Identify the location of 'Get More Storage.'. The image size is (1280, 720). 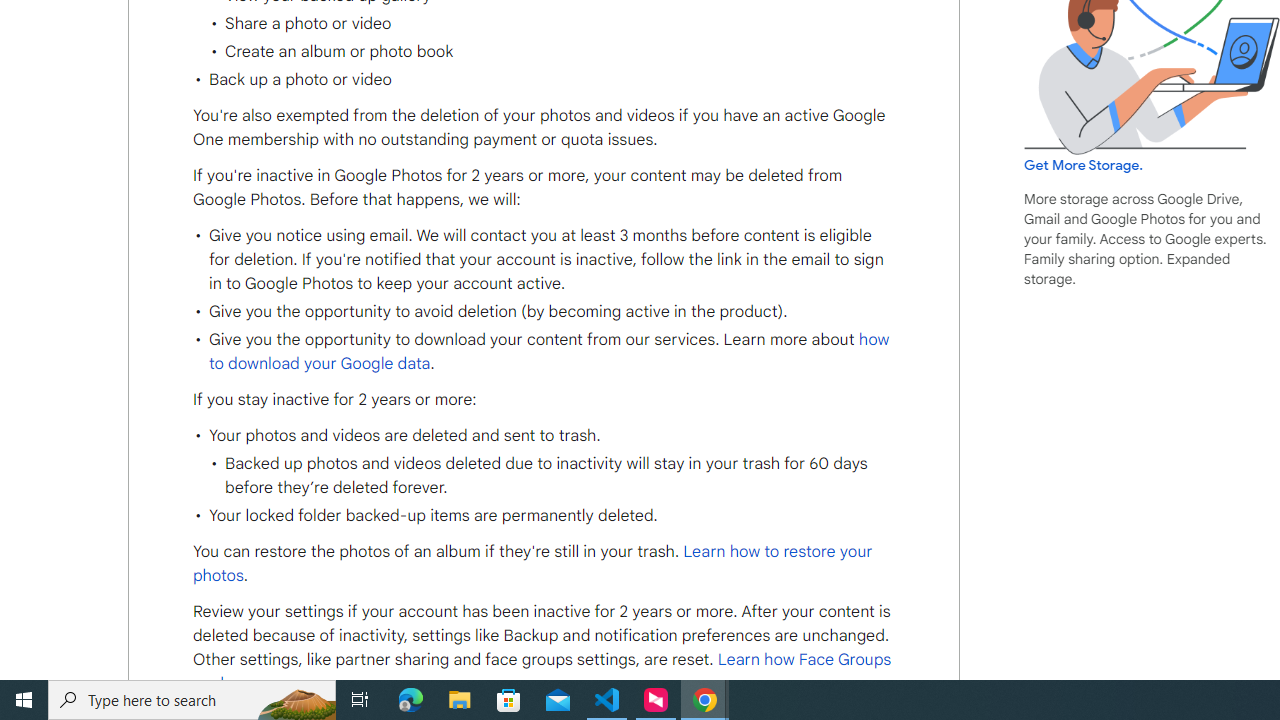
(1082, 164).